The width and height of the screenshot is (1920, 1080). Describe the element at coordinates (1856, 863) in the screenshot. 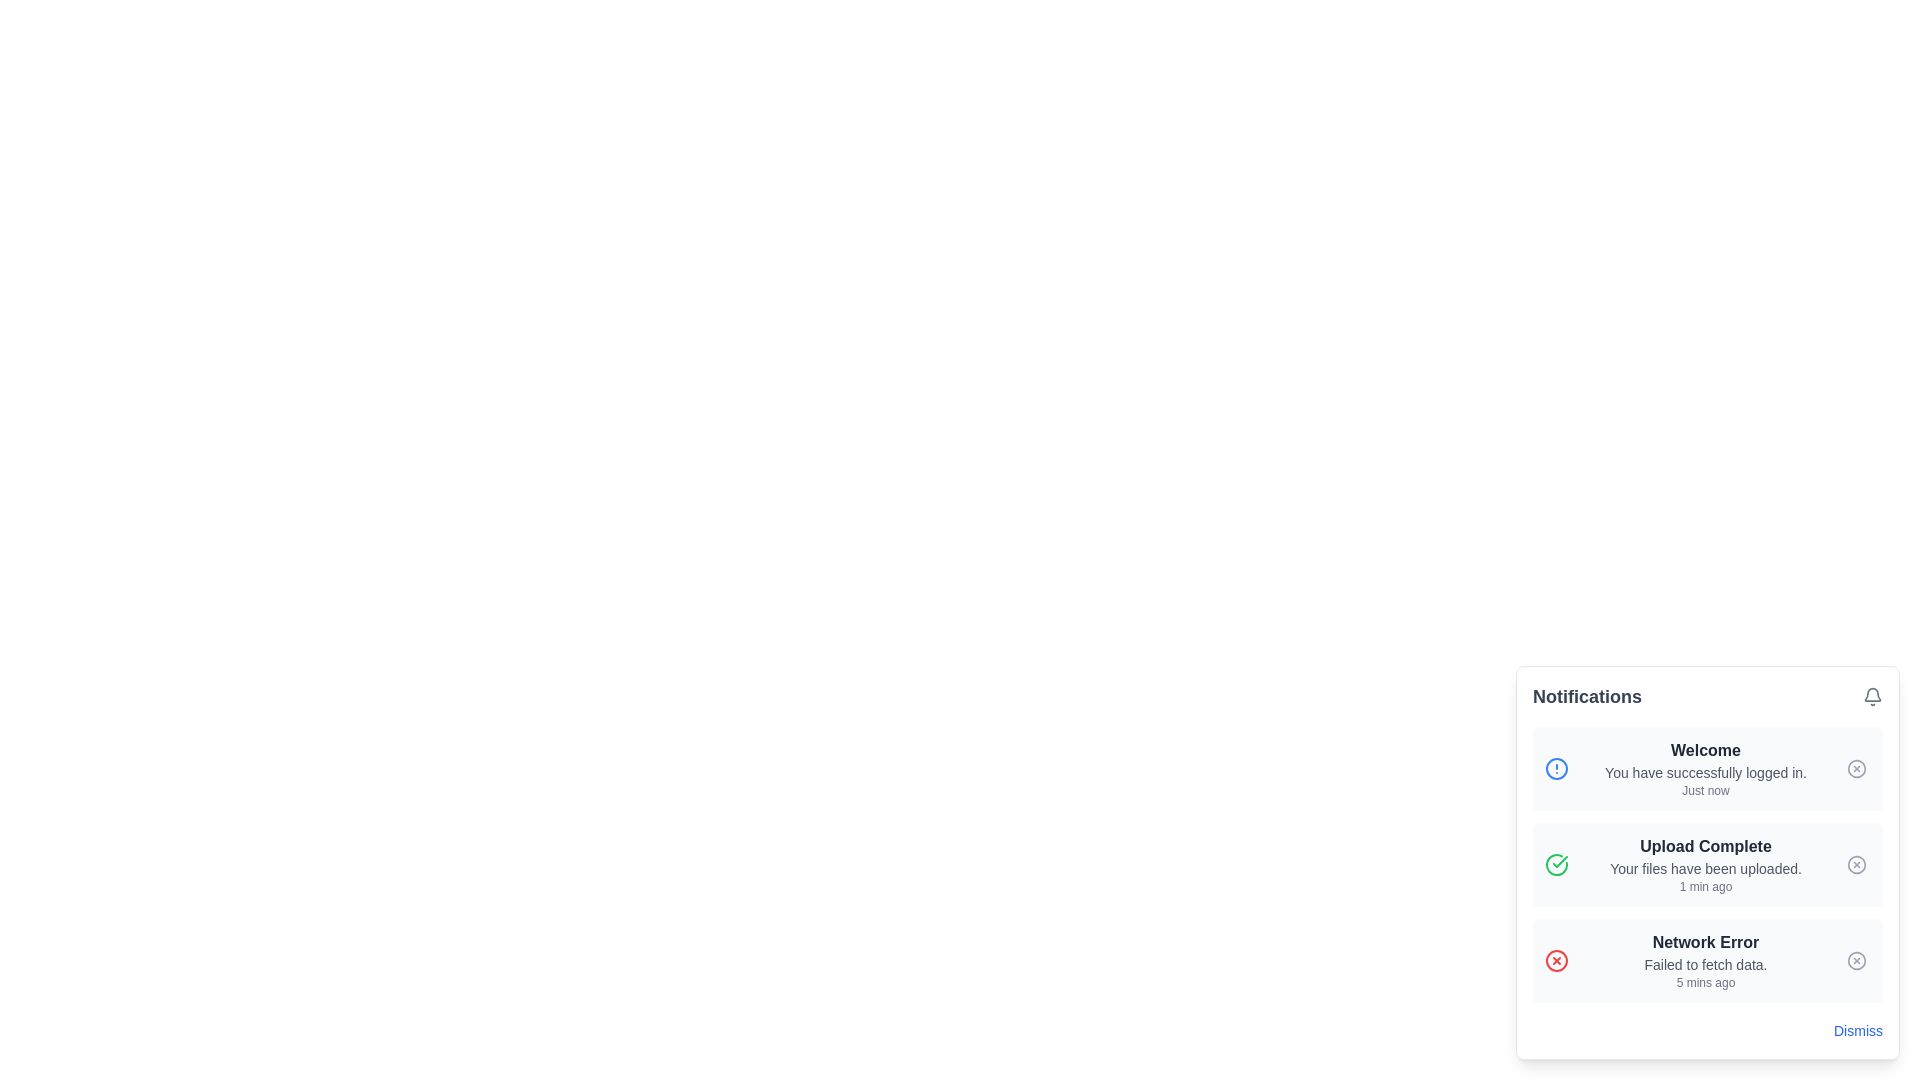

I see `the gray circular icon with an 'X' mark inside` at that location.